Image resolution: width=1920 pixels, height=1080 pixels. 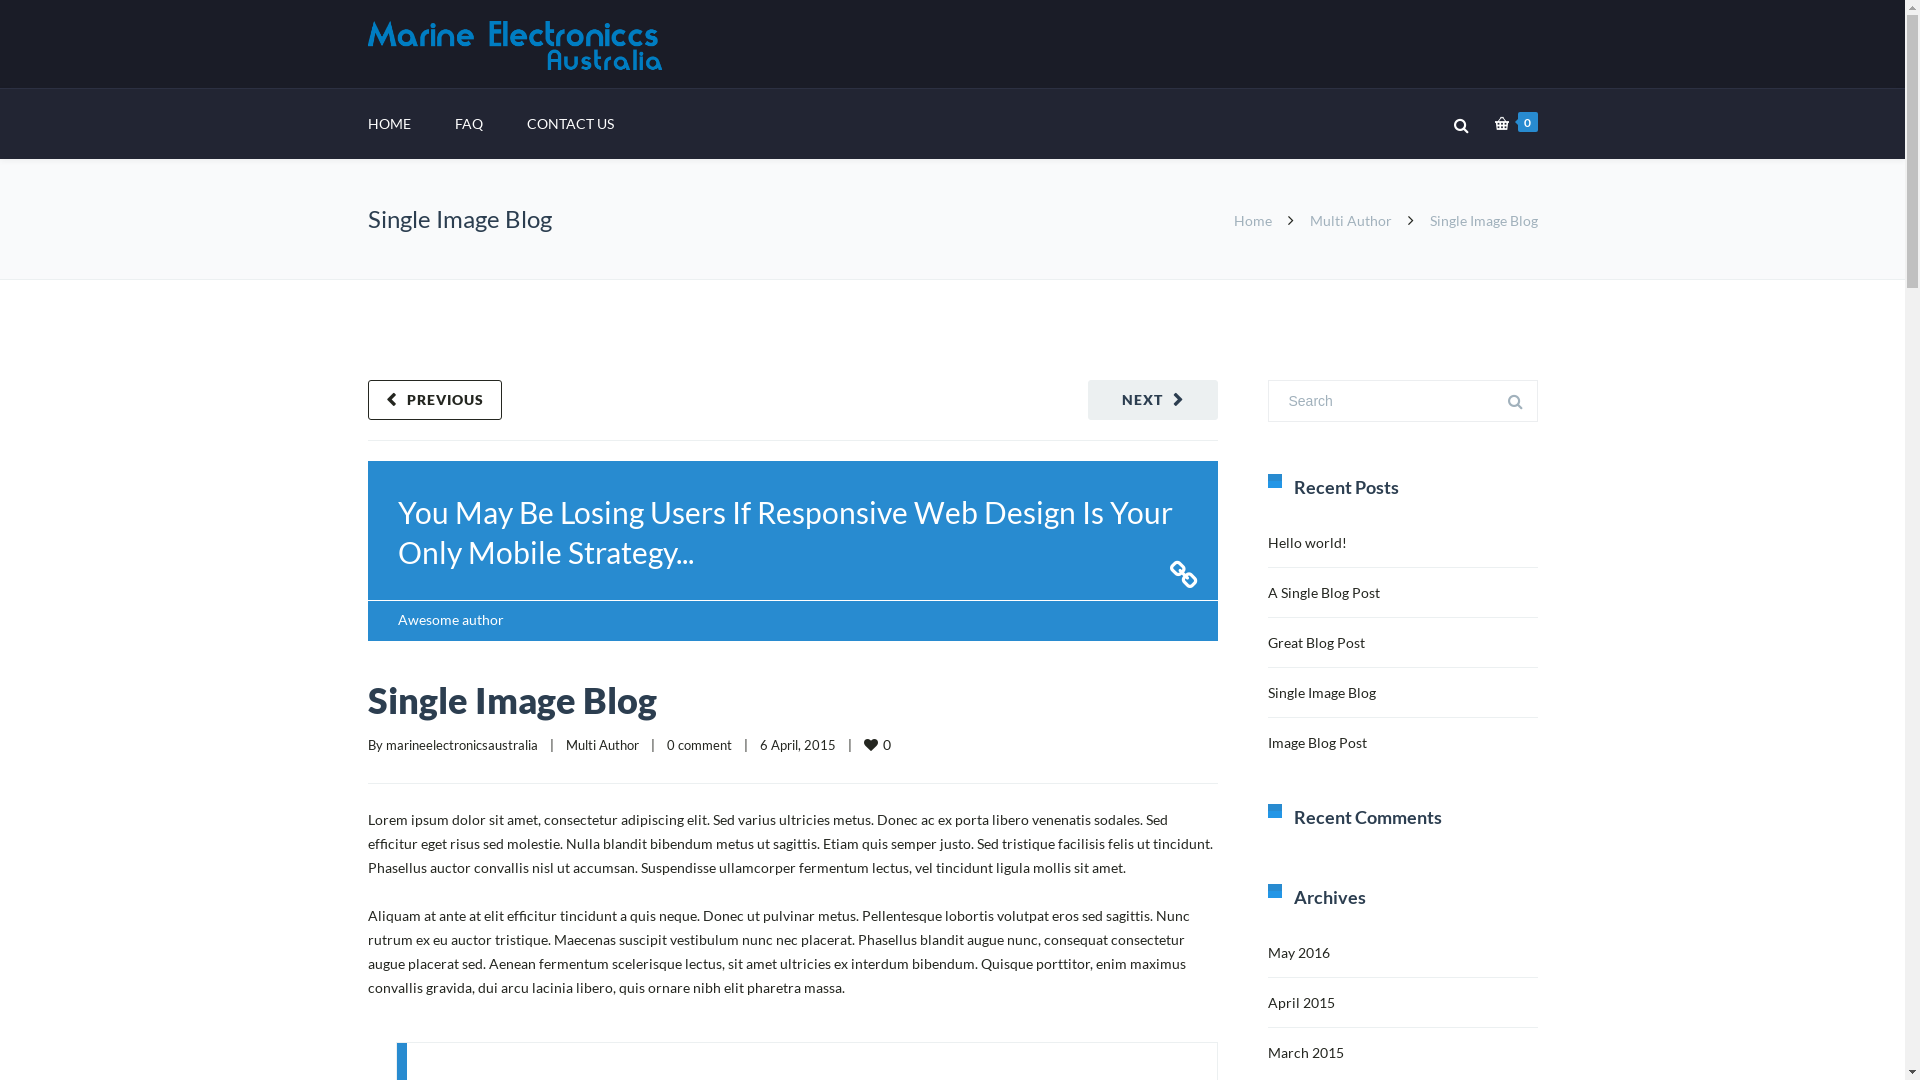 What do you see at coordinates (1301, 1002) in the screenshot?
I see `'April 2015'` at bounding box center [1301, 1002].